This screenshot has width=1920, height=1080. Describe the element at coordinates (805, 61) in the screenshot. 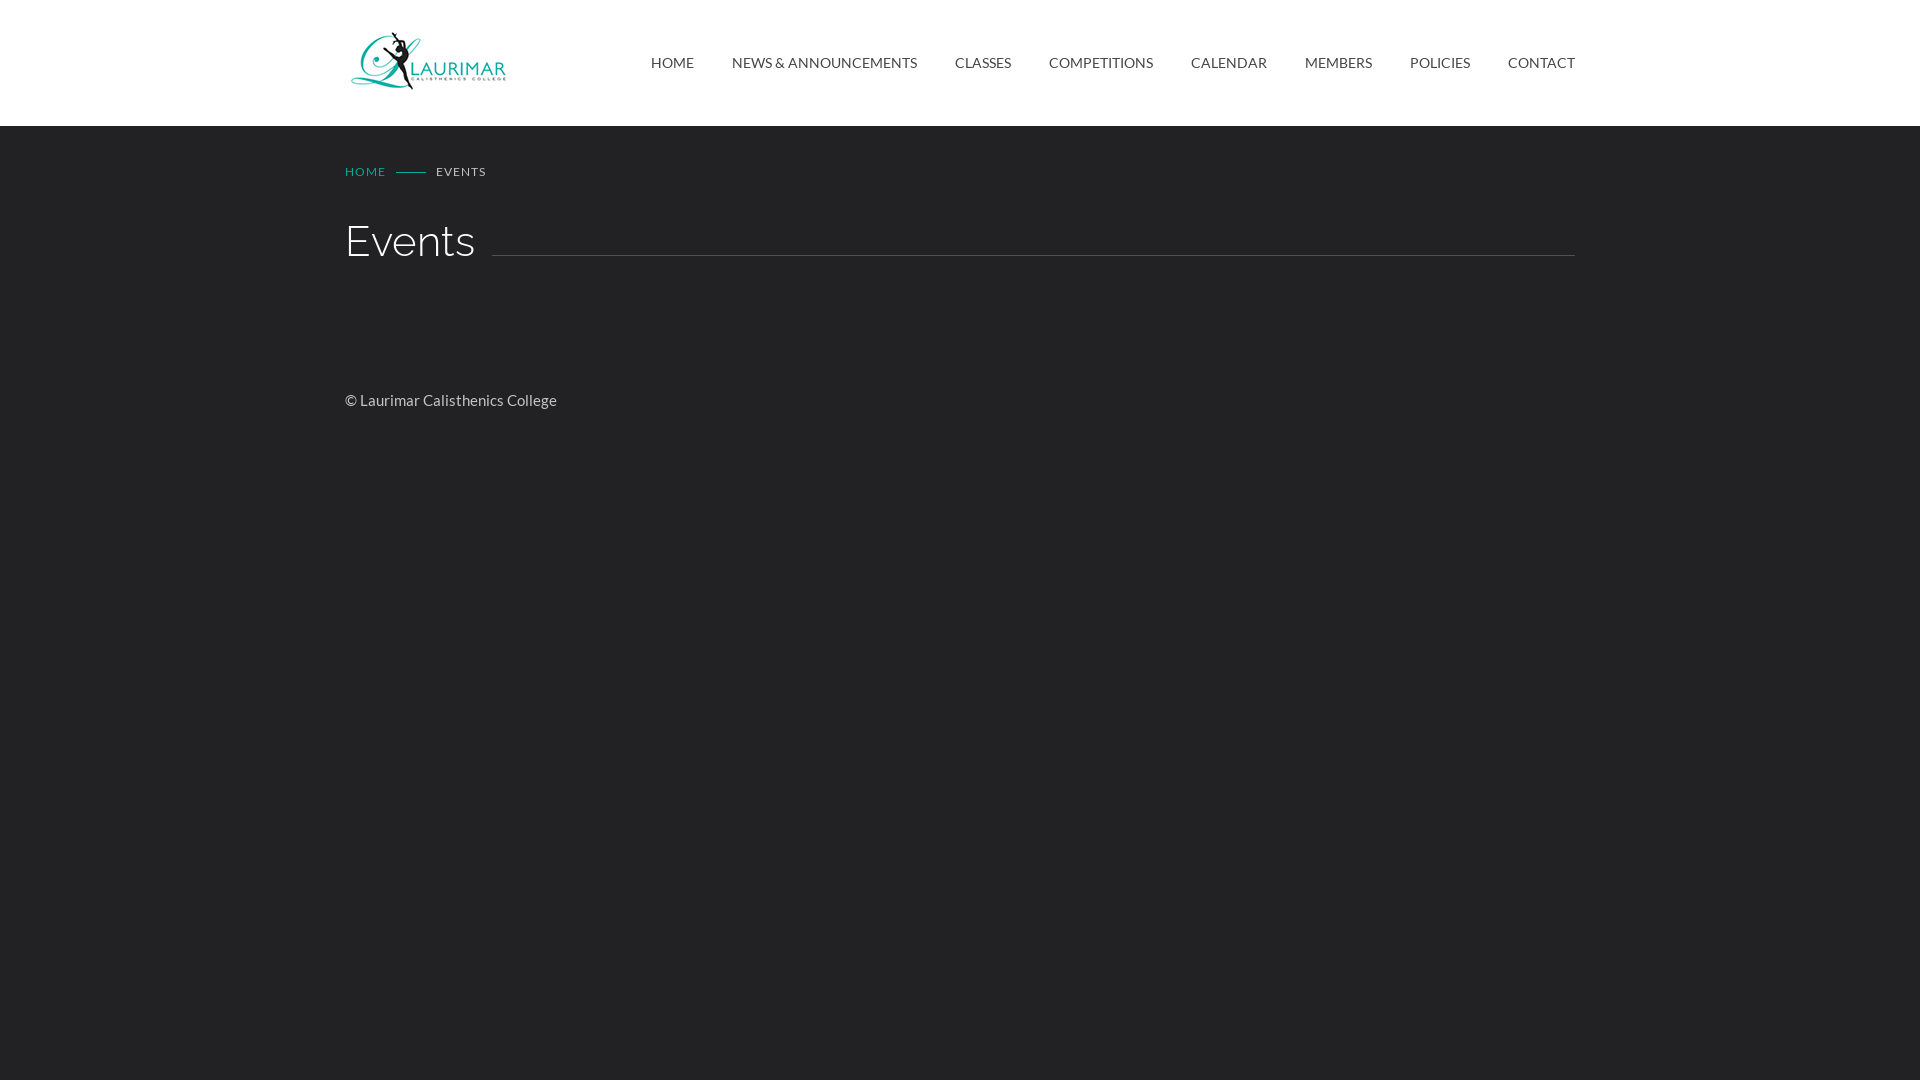

I see `'NEWS & ANNOUNCEMENTS'` at that location.